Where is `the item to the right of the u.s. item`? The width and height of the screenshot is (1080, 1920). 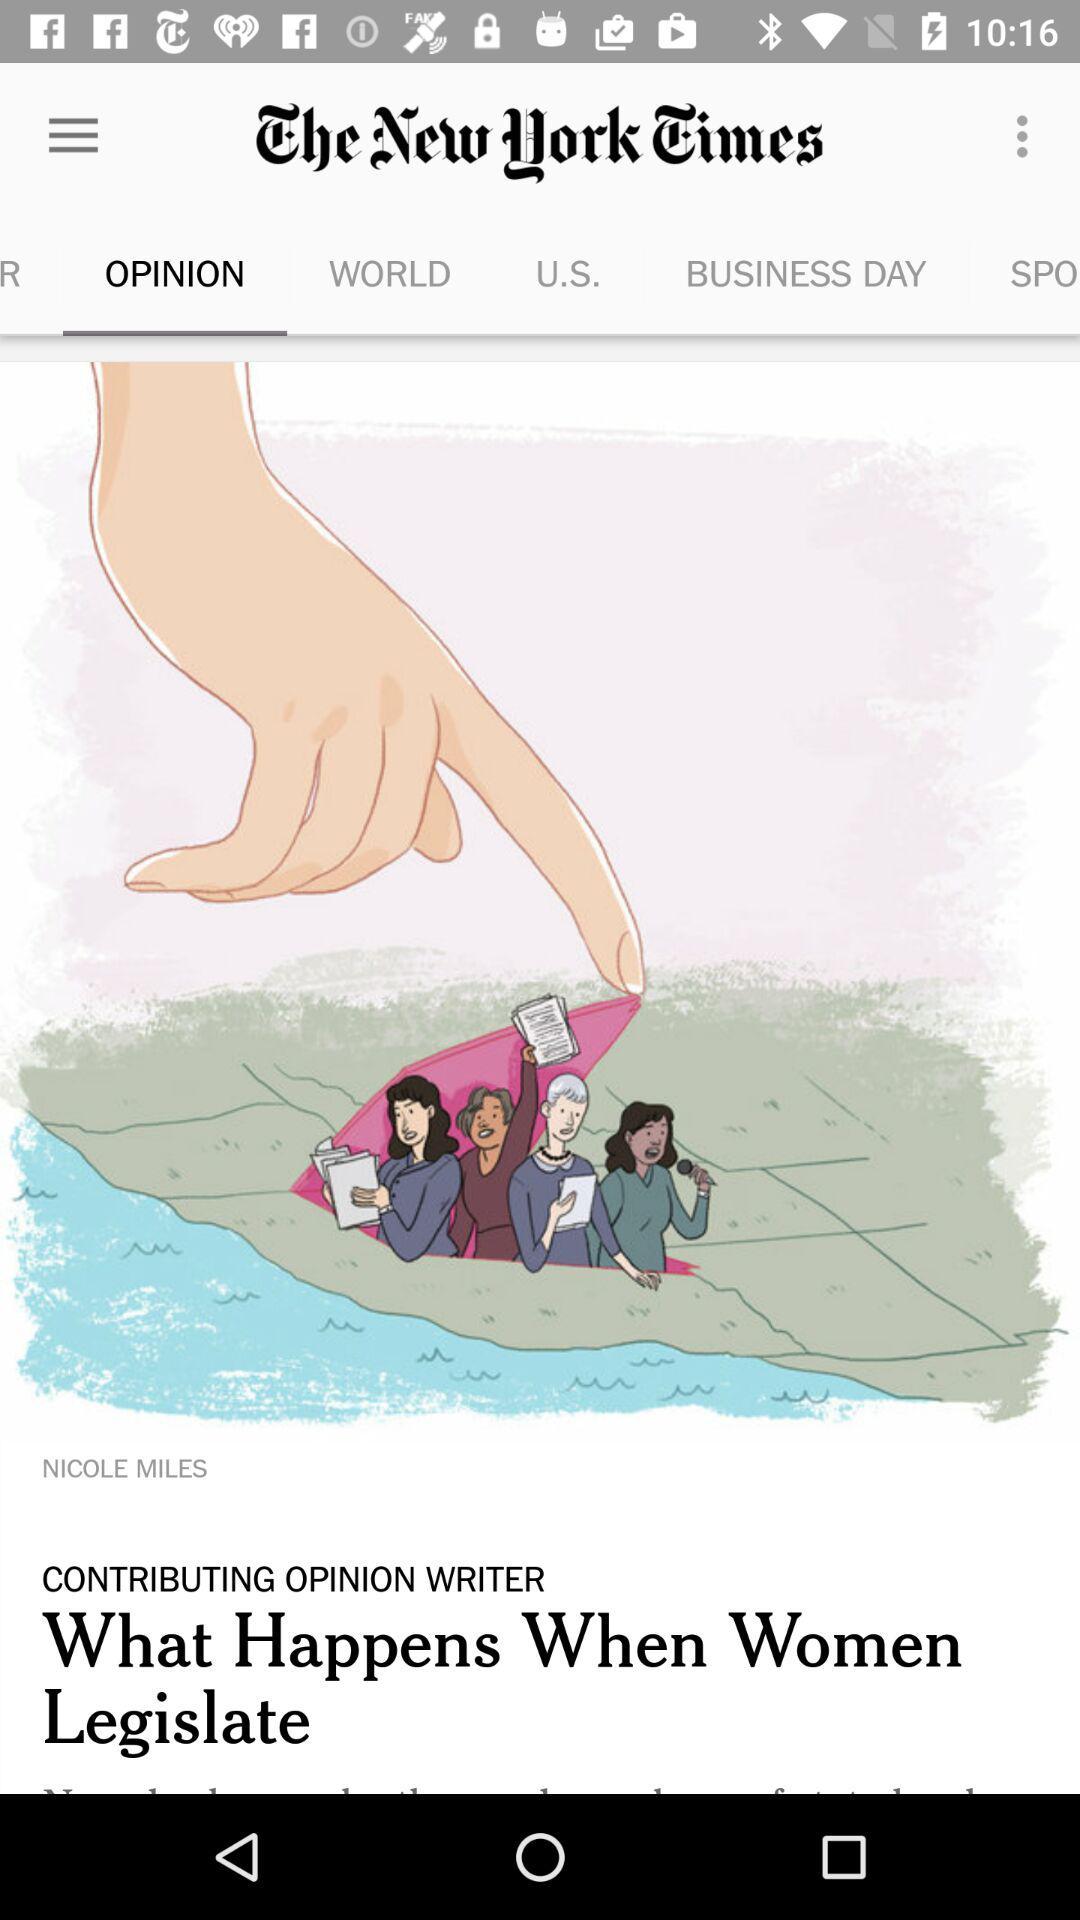 the item to the right of the u.s. item is located at coordinates (804, 272).